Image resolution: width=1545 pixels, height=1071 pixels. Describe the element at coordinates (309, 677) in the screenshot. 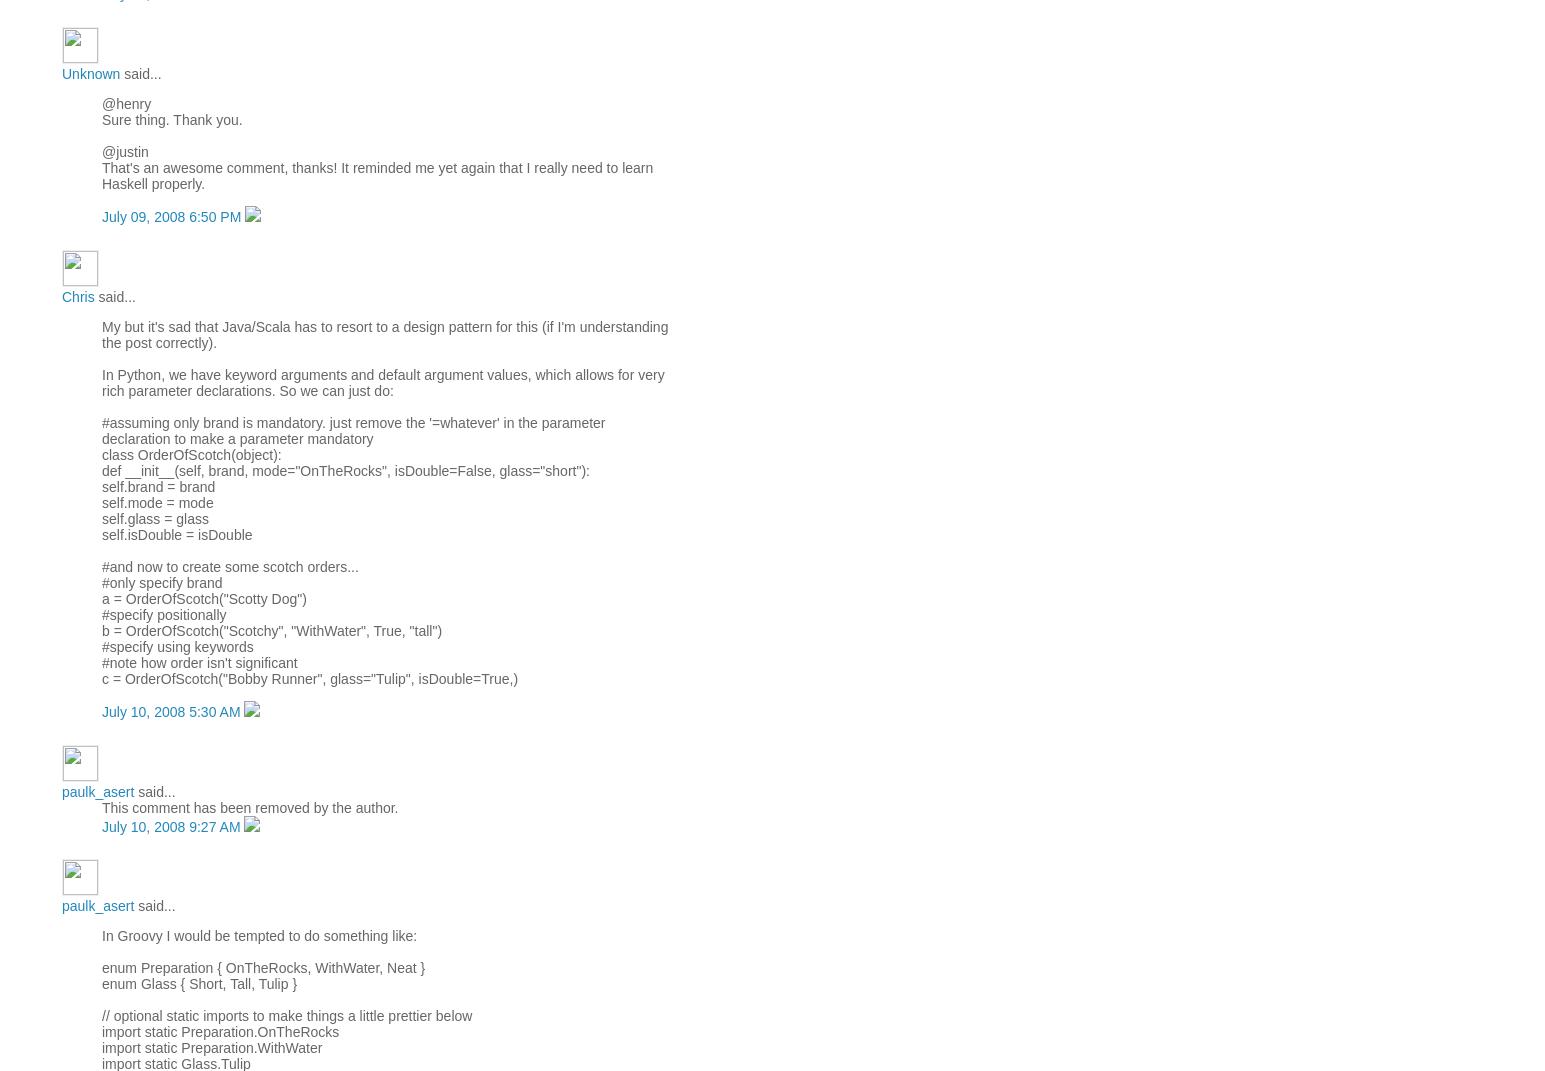

I see `'c = OrderOfScotch("Bobby Runner", glass="Tulip", isDouble=True,)'` at that location.